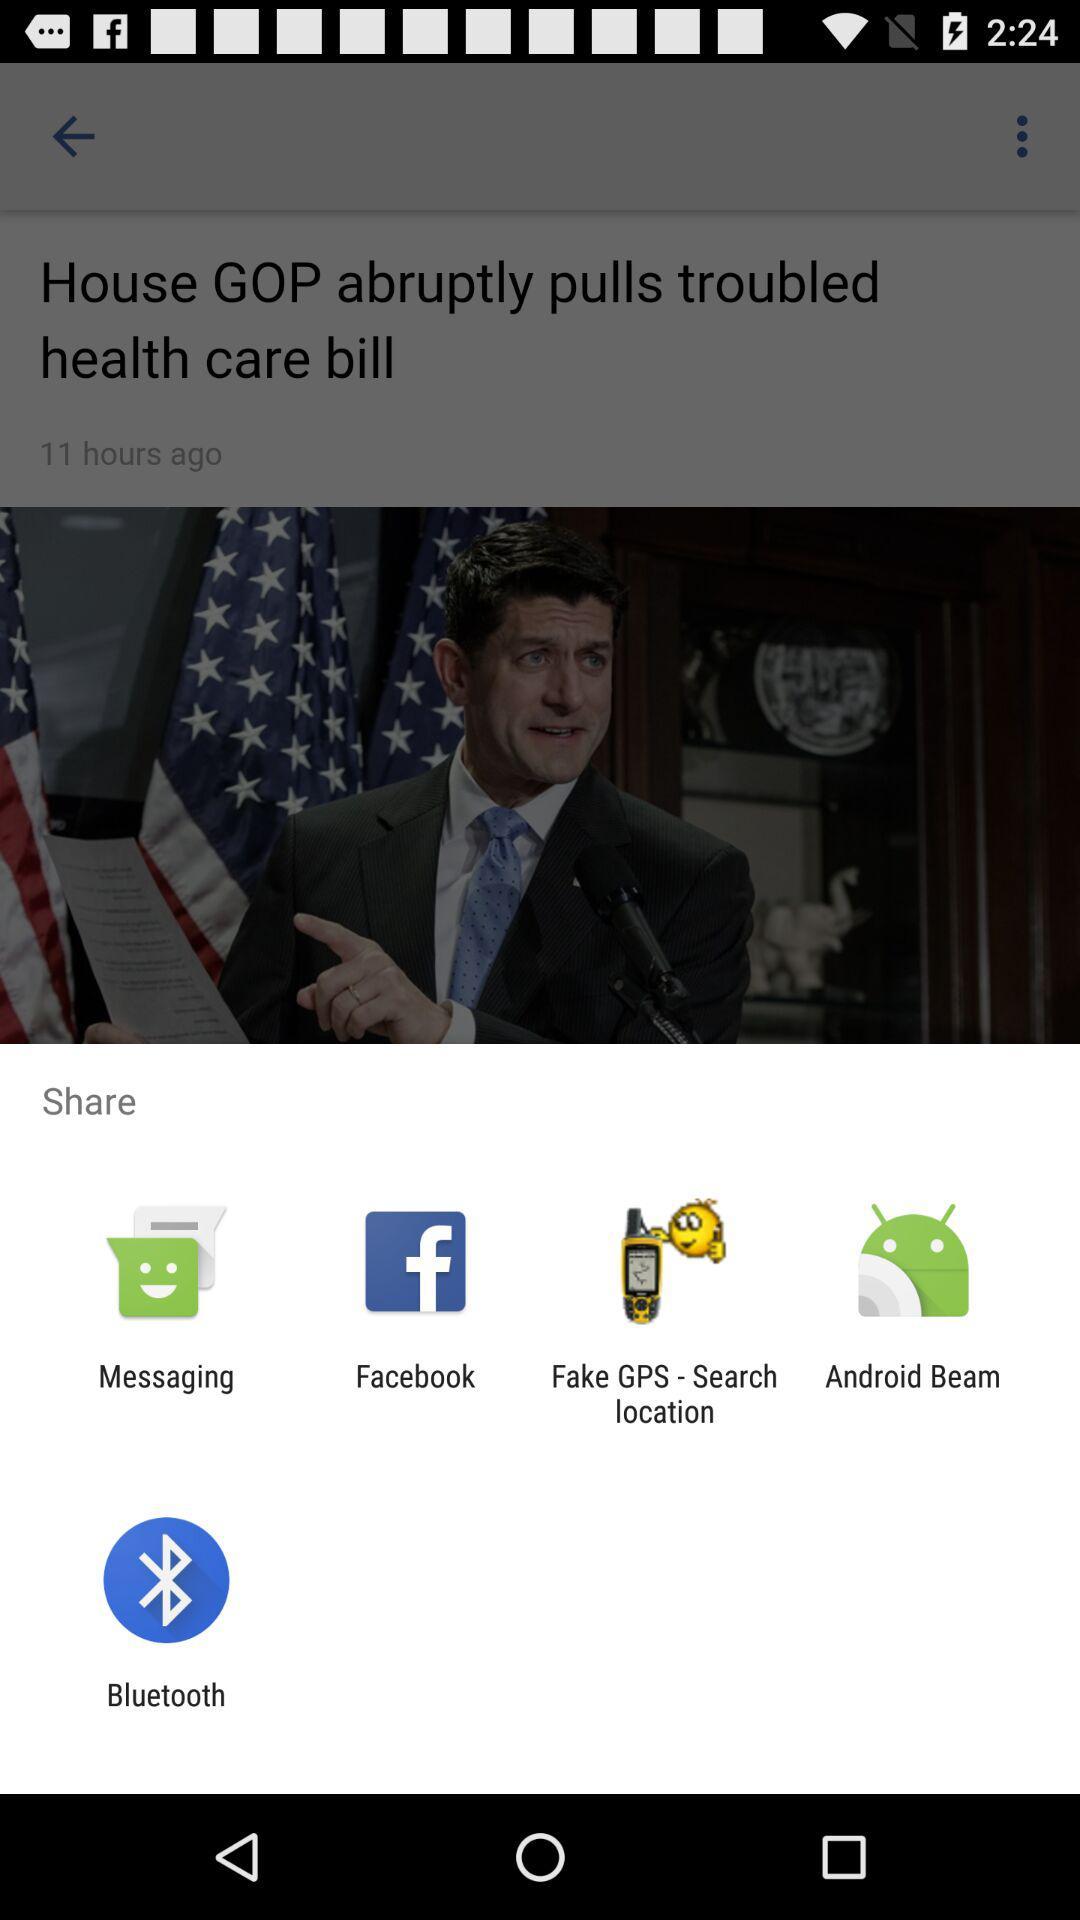  I want to click on the facebook icon, so click(414, 1392).